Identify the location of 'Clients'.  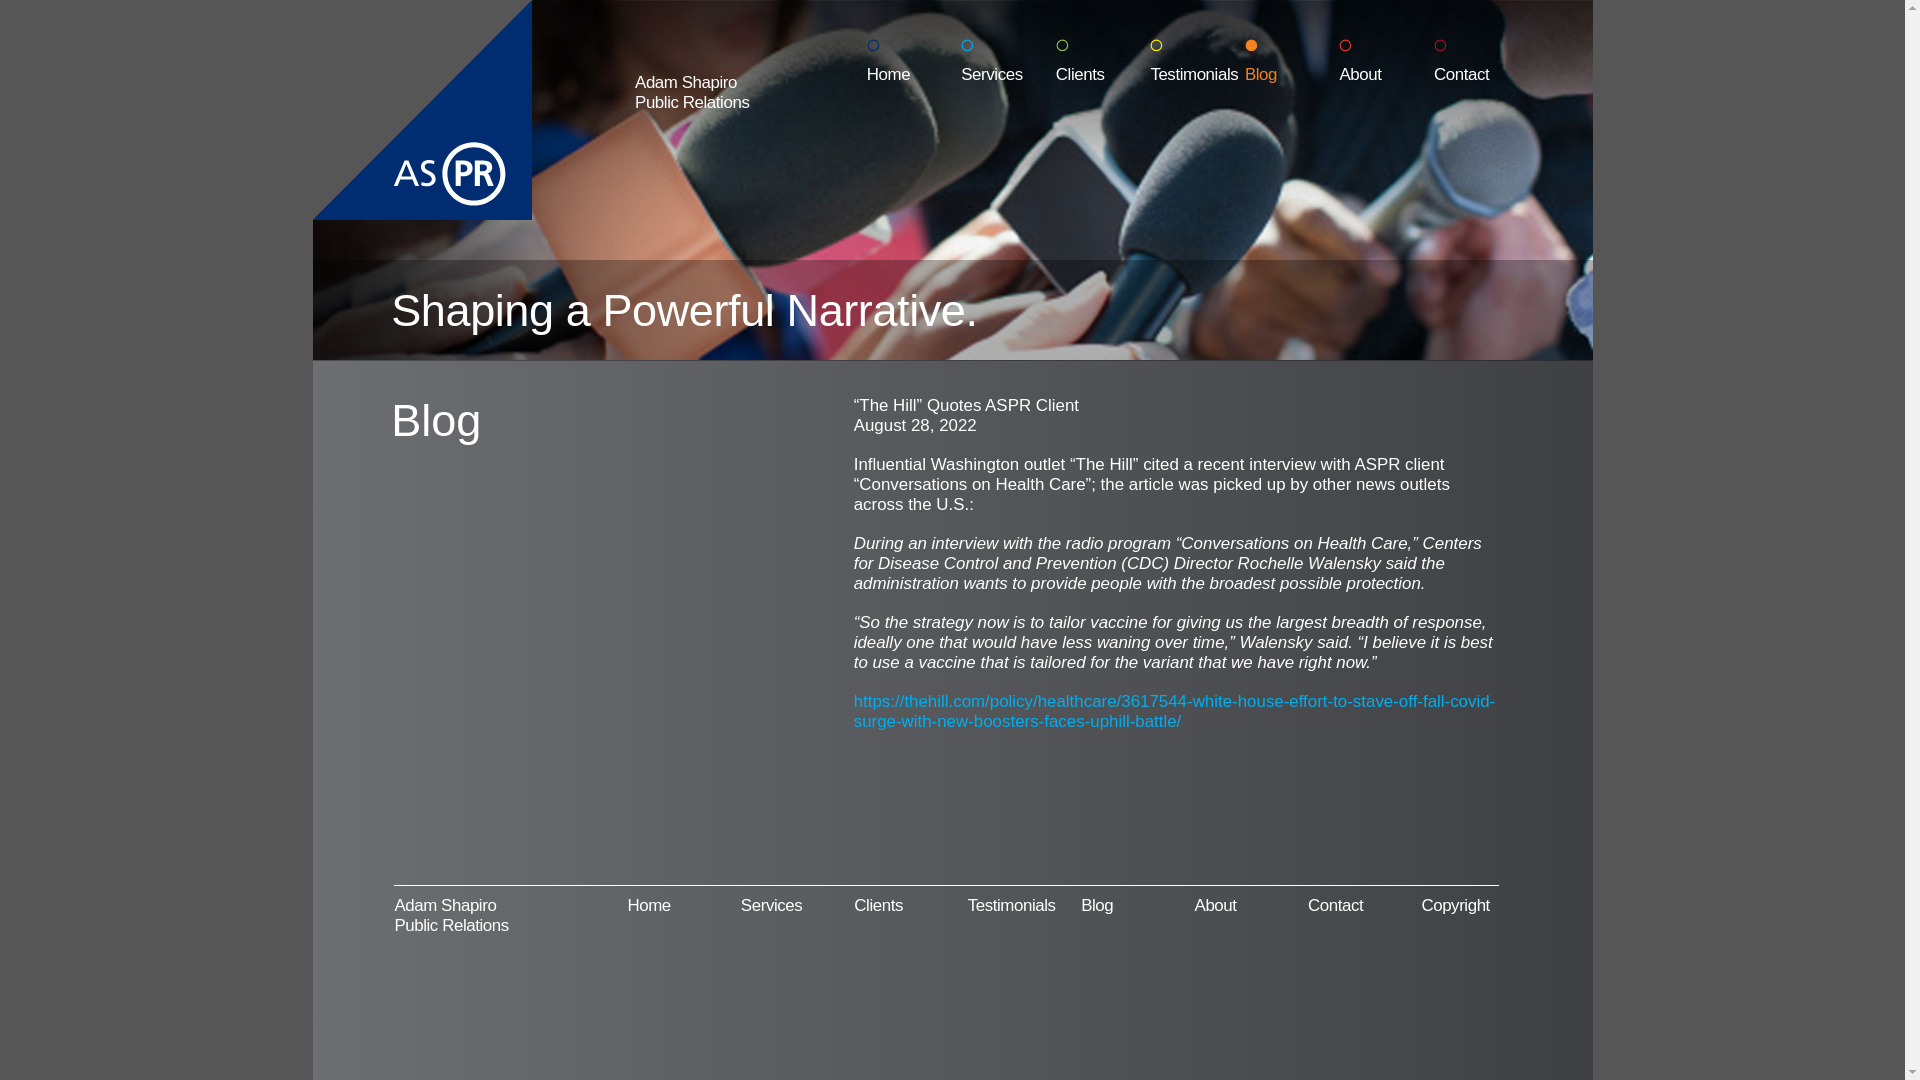
(1055, 60).